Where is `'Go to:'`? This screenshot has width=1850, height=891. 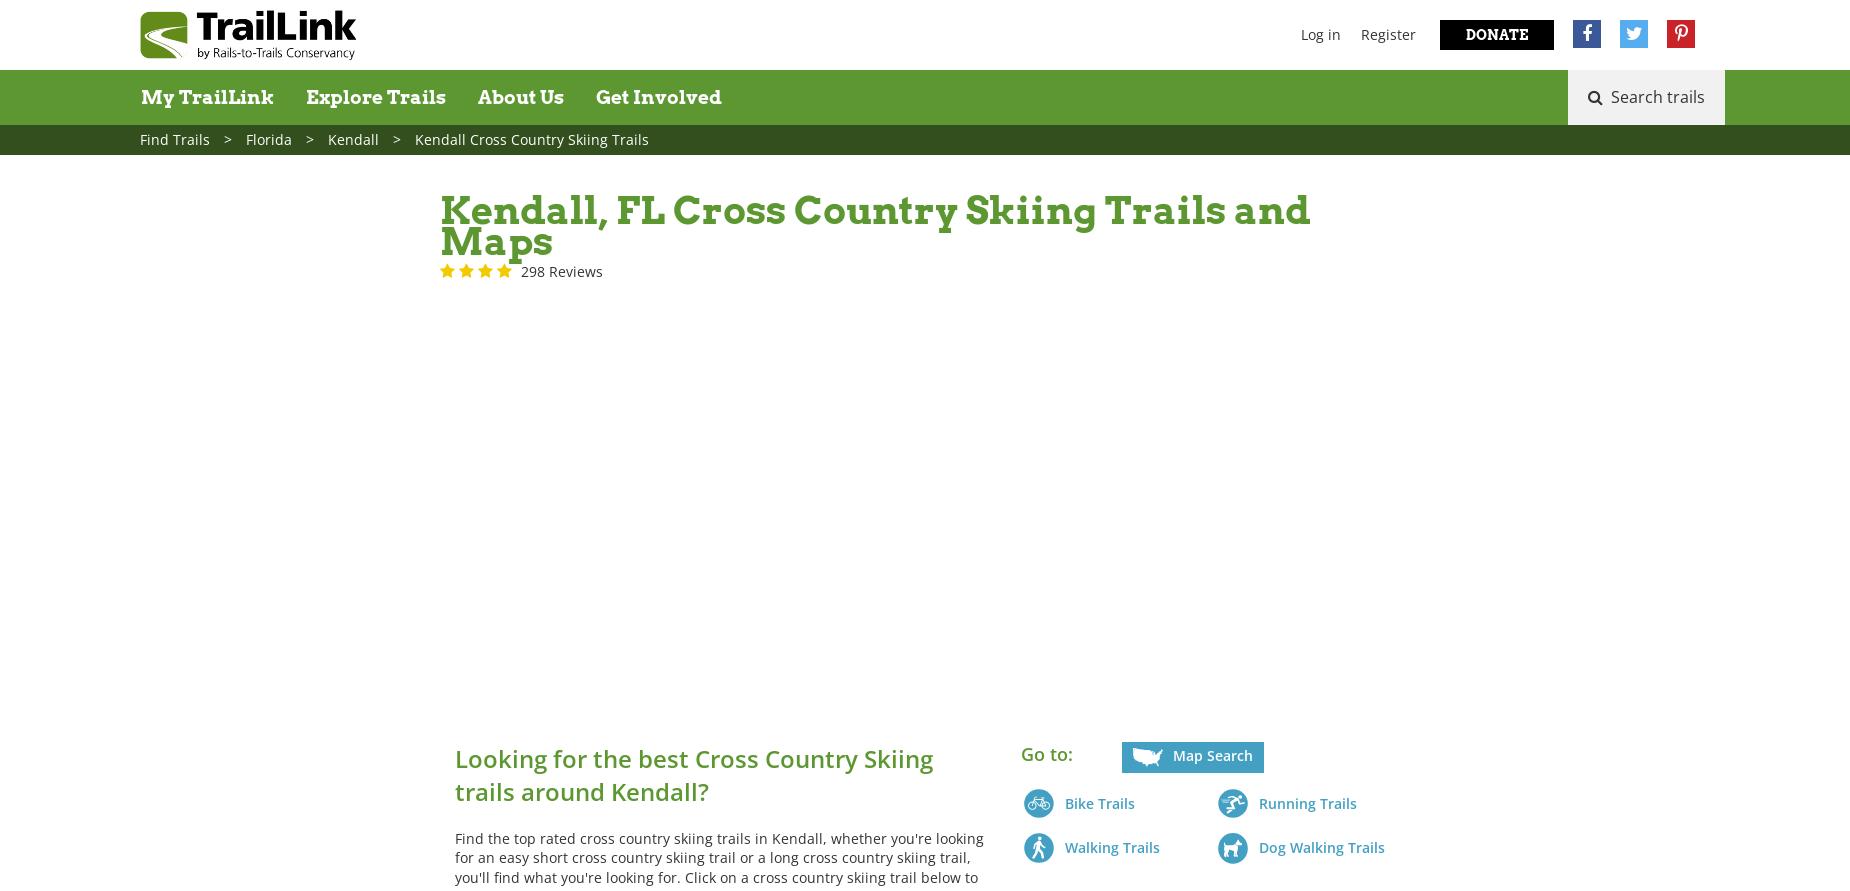 'Go to:' is located at coordinates (1044, 752).